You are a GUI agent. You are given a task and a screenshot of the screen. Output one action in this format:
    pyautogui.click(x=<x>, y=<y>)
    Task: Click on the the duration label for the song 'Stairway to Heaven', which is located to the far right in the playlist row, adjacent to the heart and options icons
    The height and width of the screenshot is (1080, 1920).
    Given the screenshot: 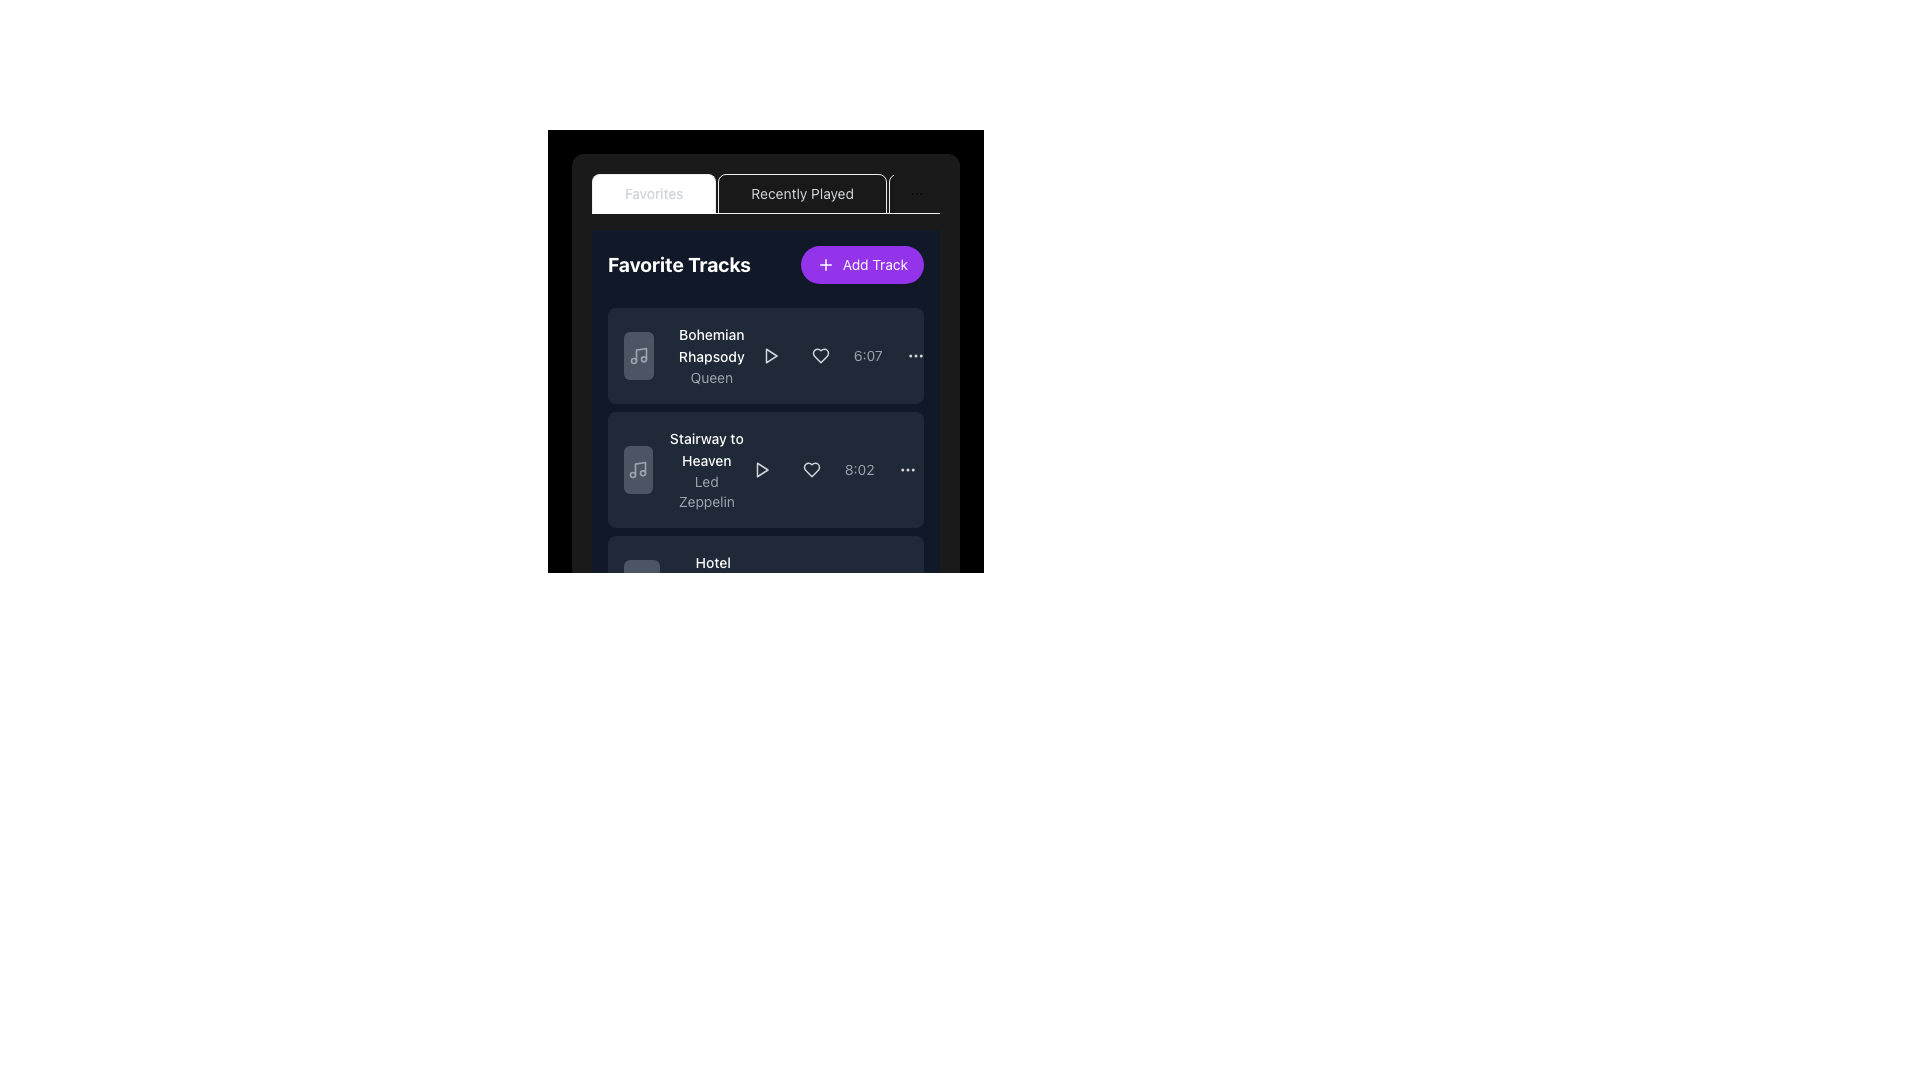 What is the action you would take?
    pyautogui.click(x=859, y=470)
    